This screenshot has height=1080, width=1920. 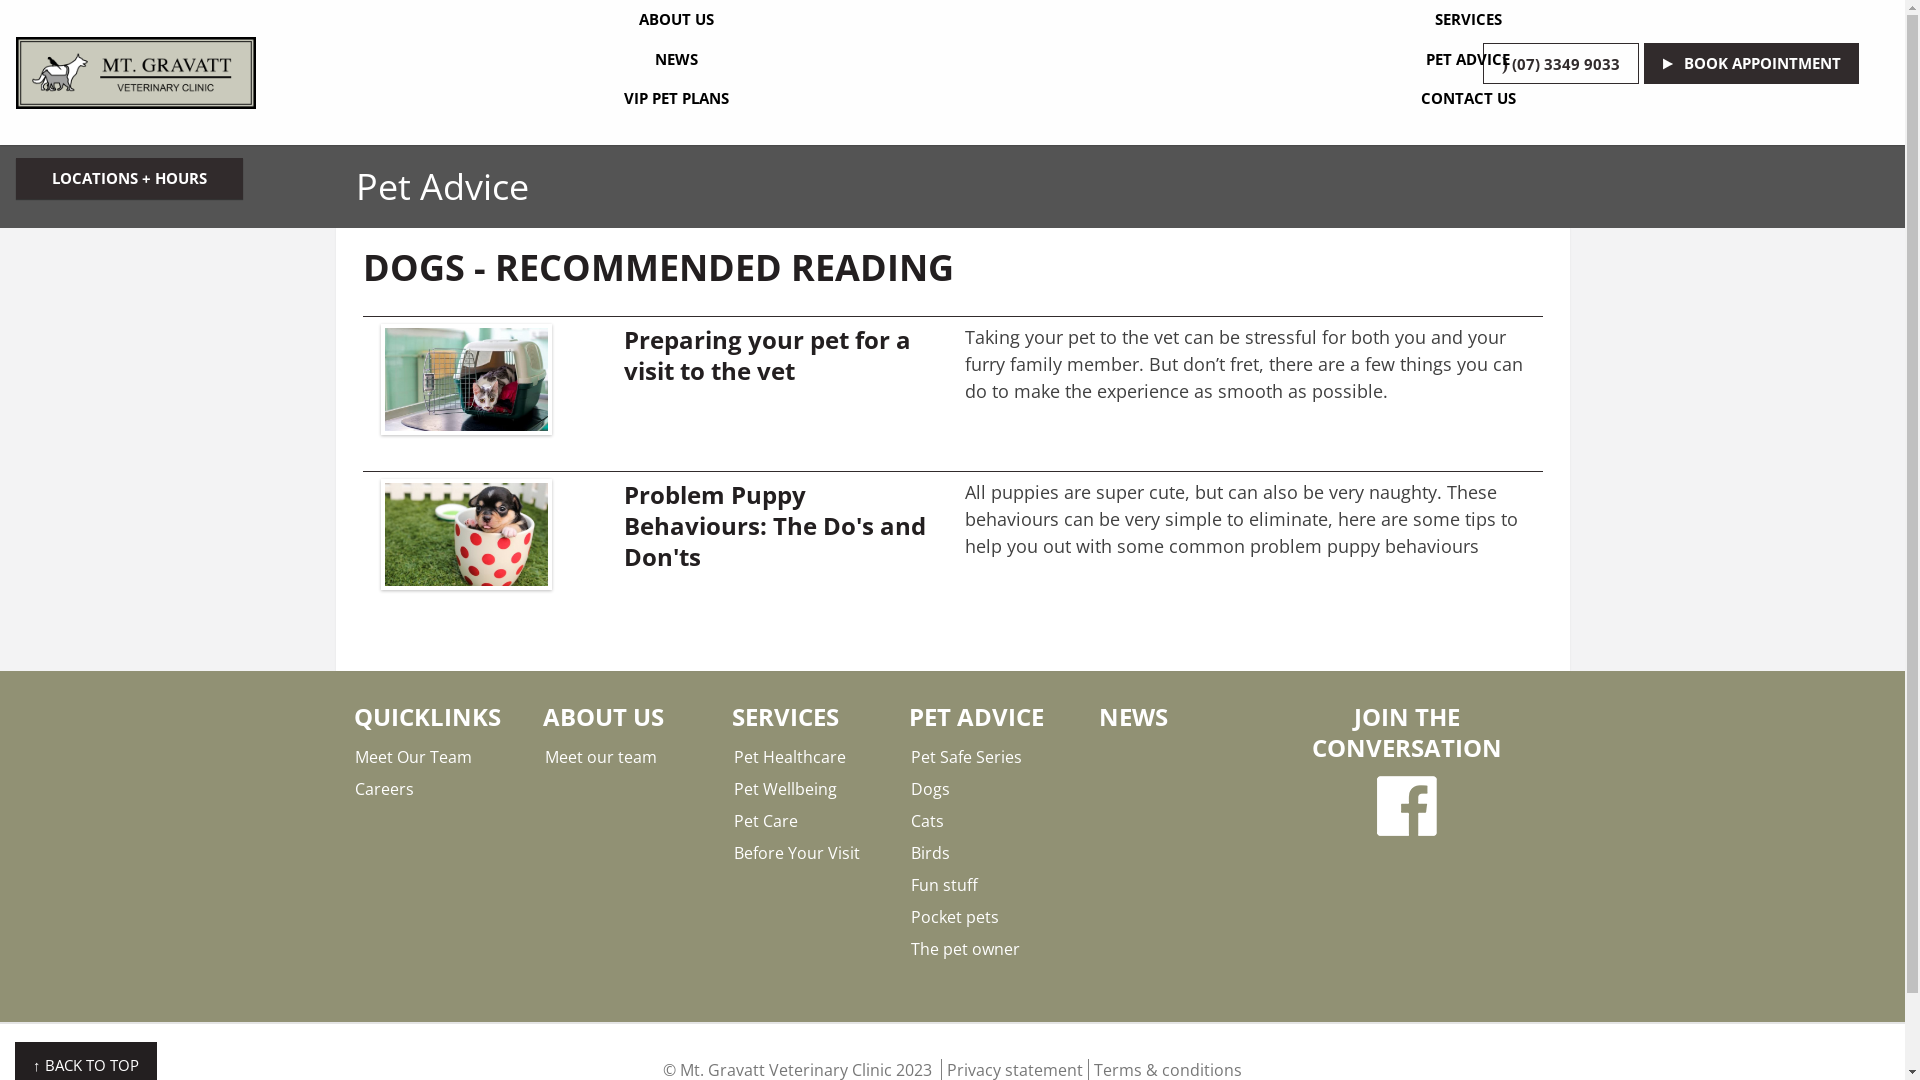 What do you see at coordinates (991, 821) in the screenshot?
I see `'Cats'` at bounding box center [991, 821].